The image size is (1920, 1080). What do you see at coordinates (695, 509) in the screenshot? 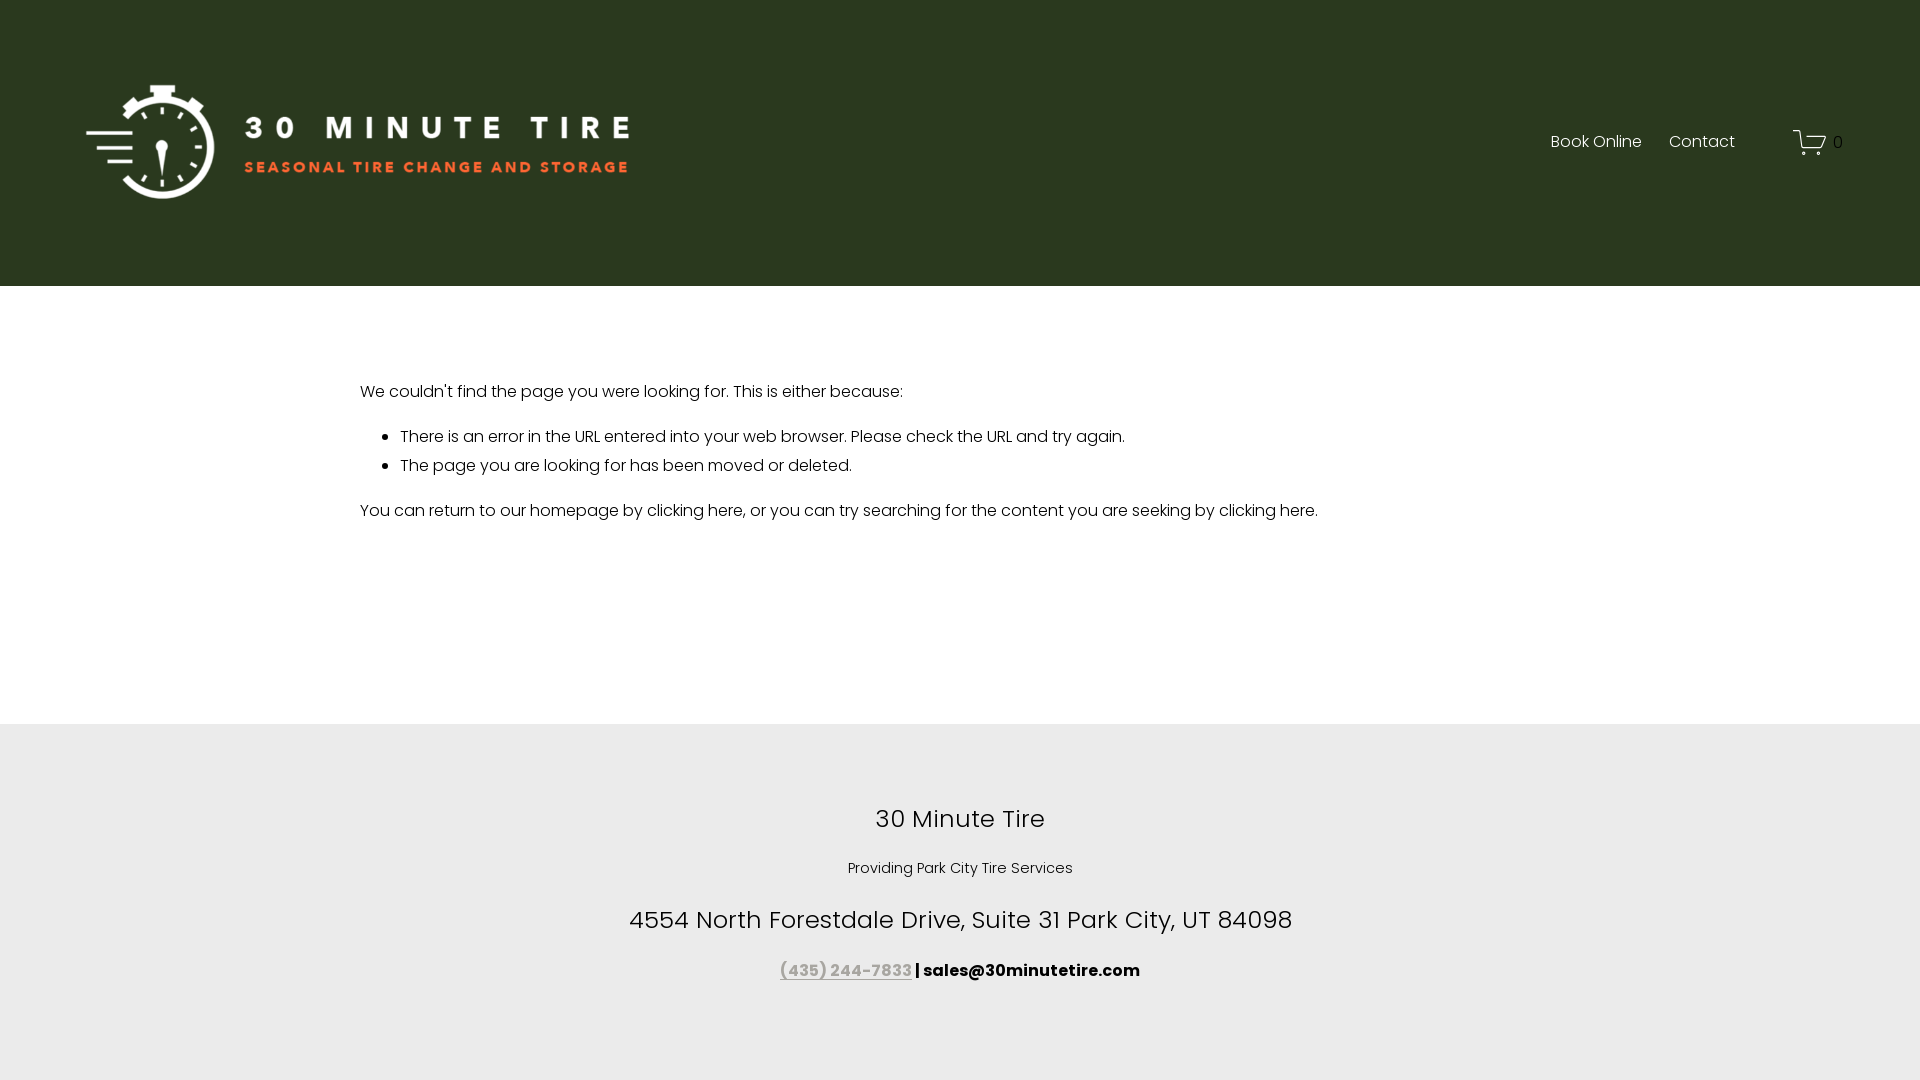
I see `'clicking here'` at bounding box center [695, 509].